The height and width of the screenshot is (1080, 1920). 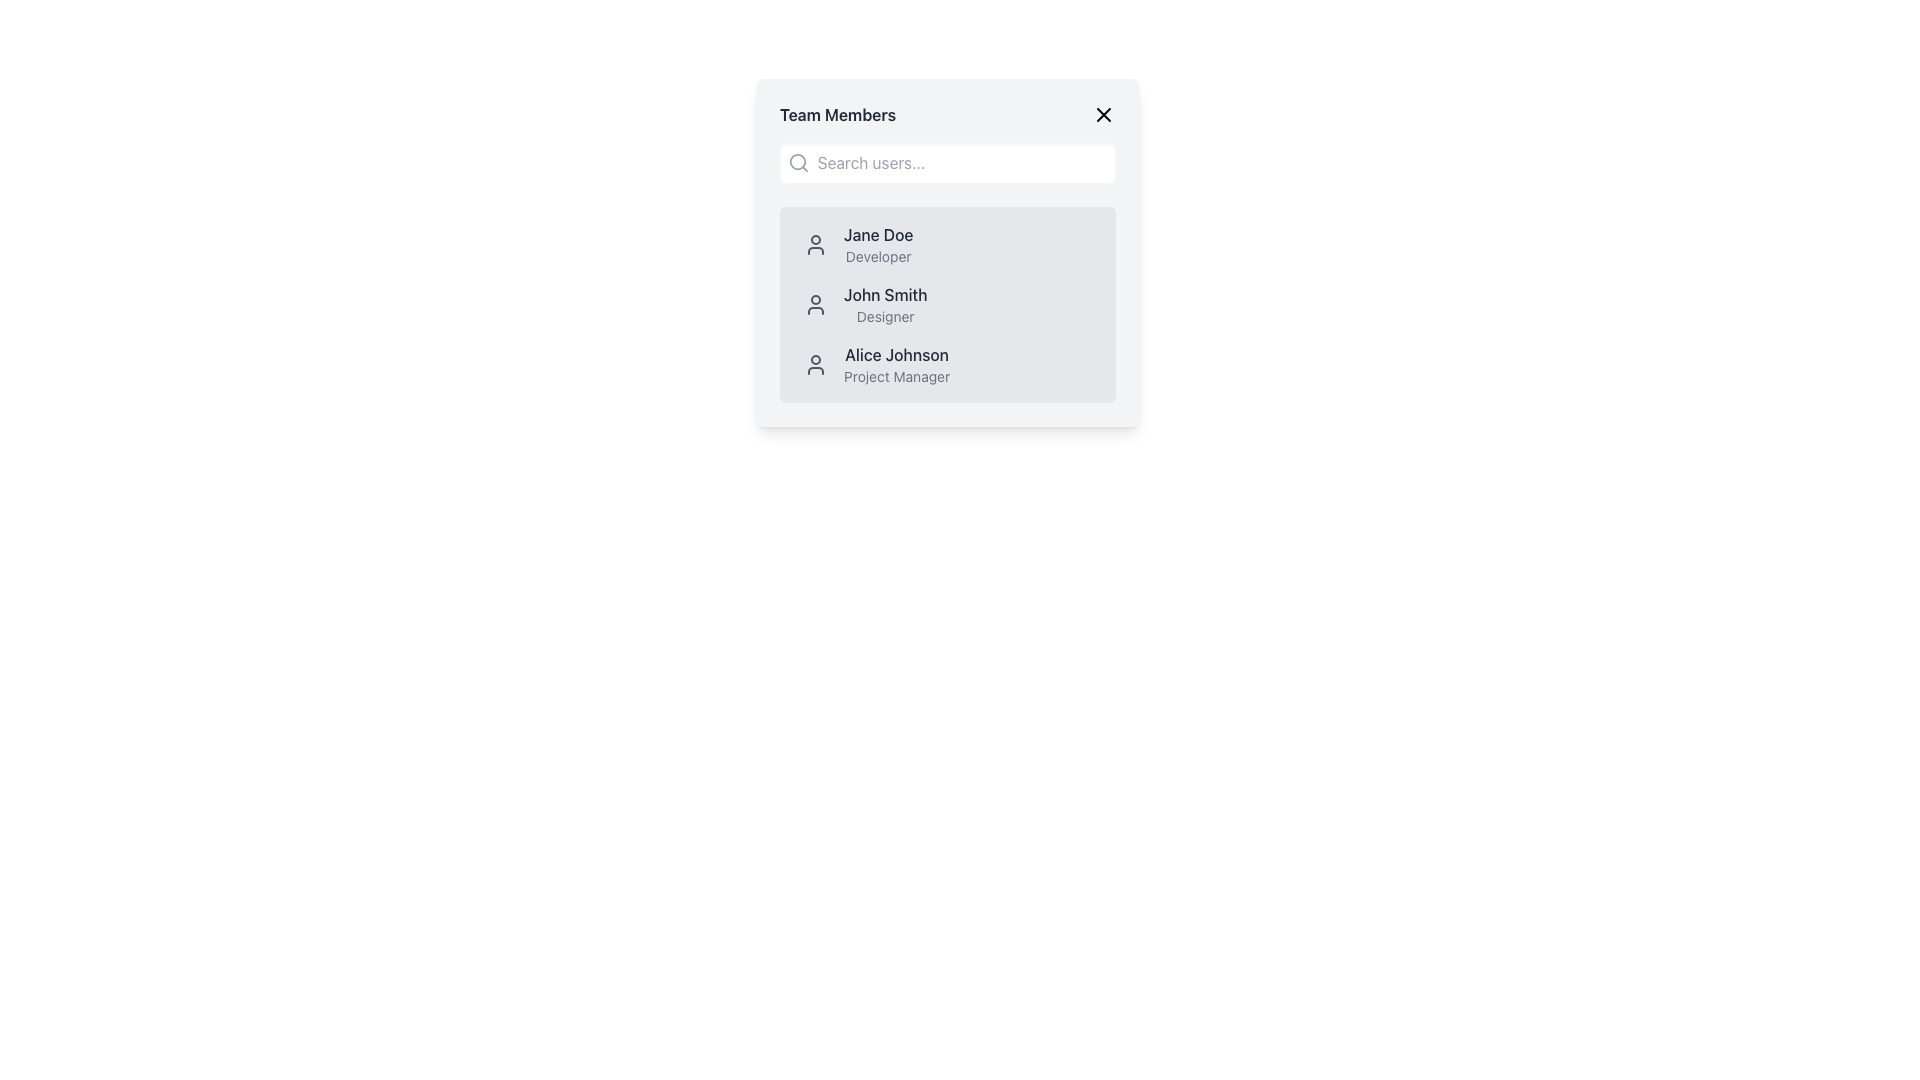 What do you see at coordinates (816, 244) in the screenshot?
I see `the user profile icon representing Jane Doe` at bounding box center [816, 244].